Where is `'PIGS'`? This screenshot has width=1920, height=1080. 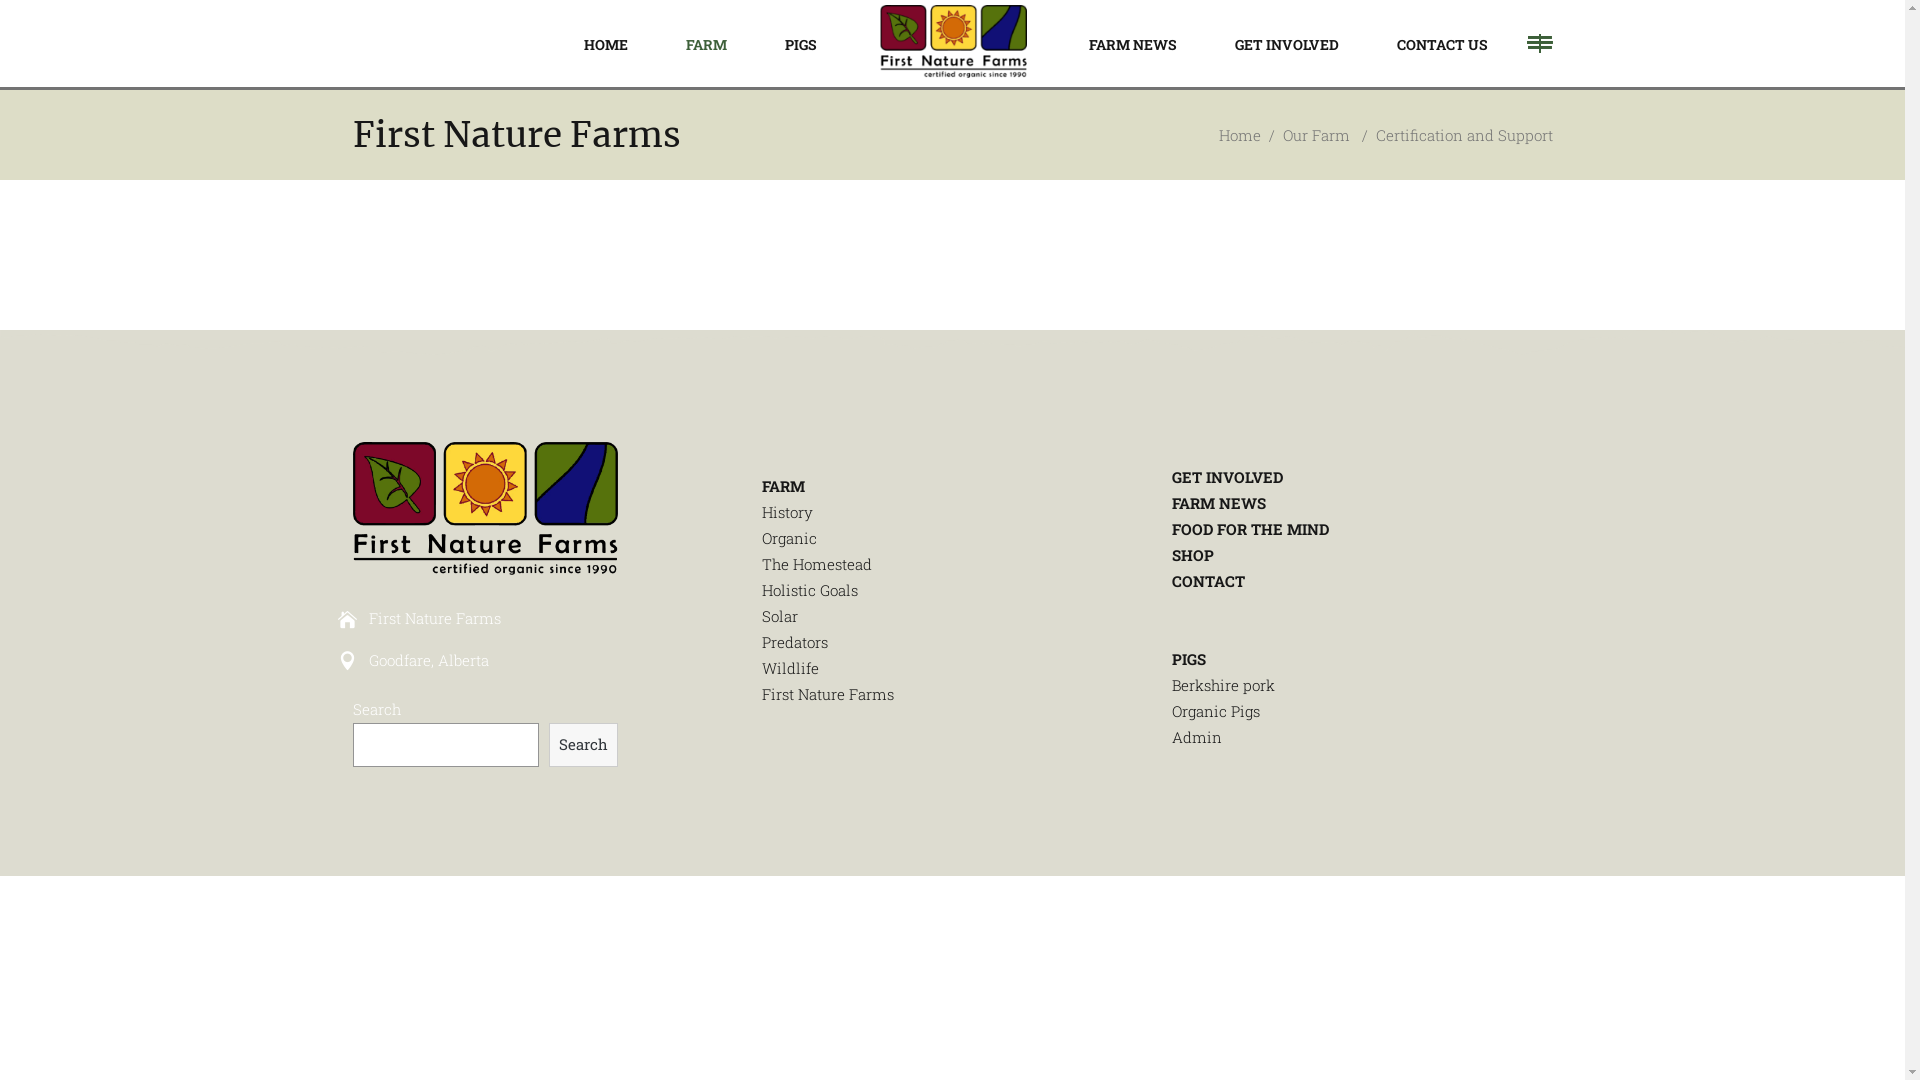 'PIGS' is located at coordinates (801, 43).